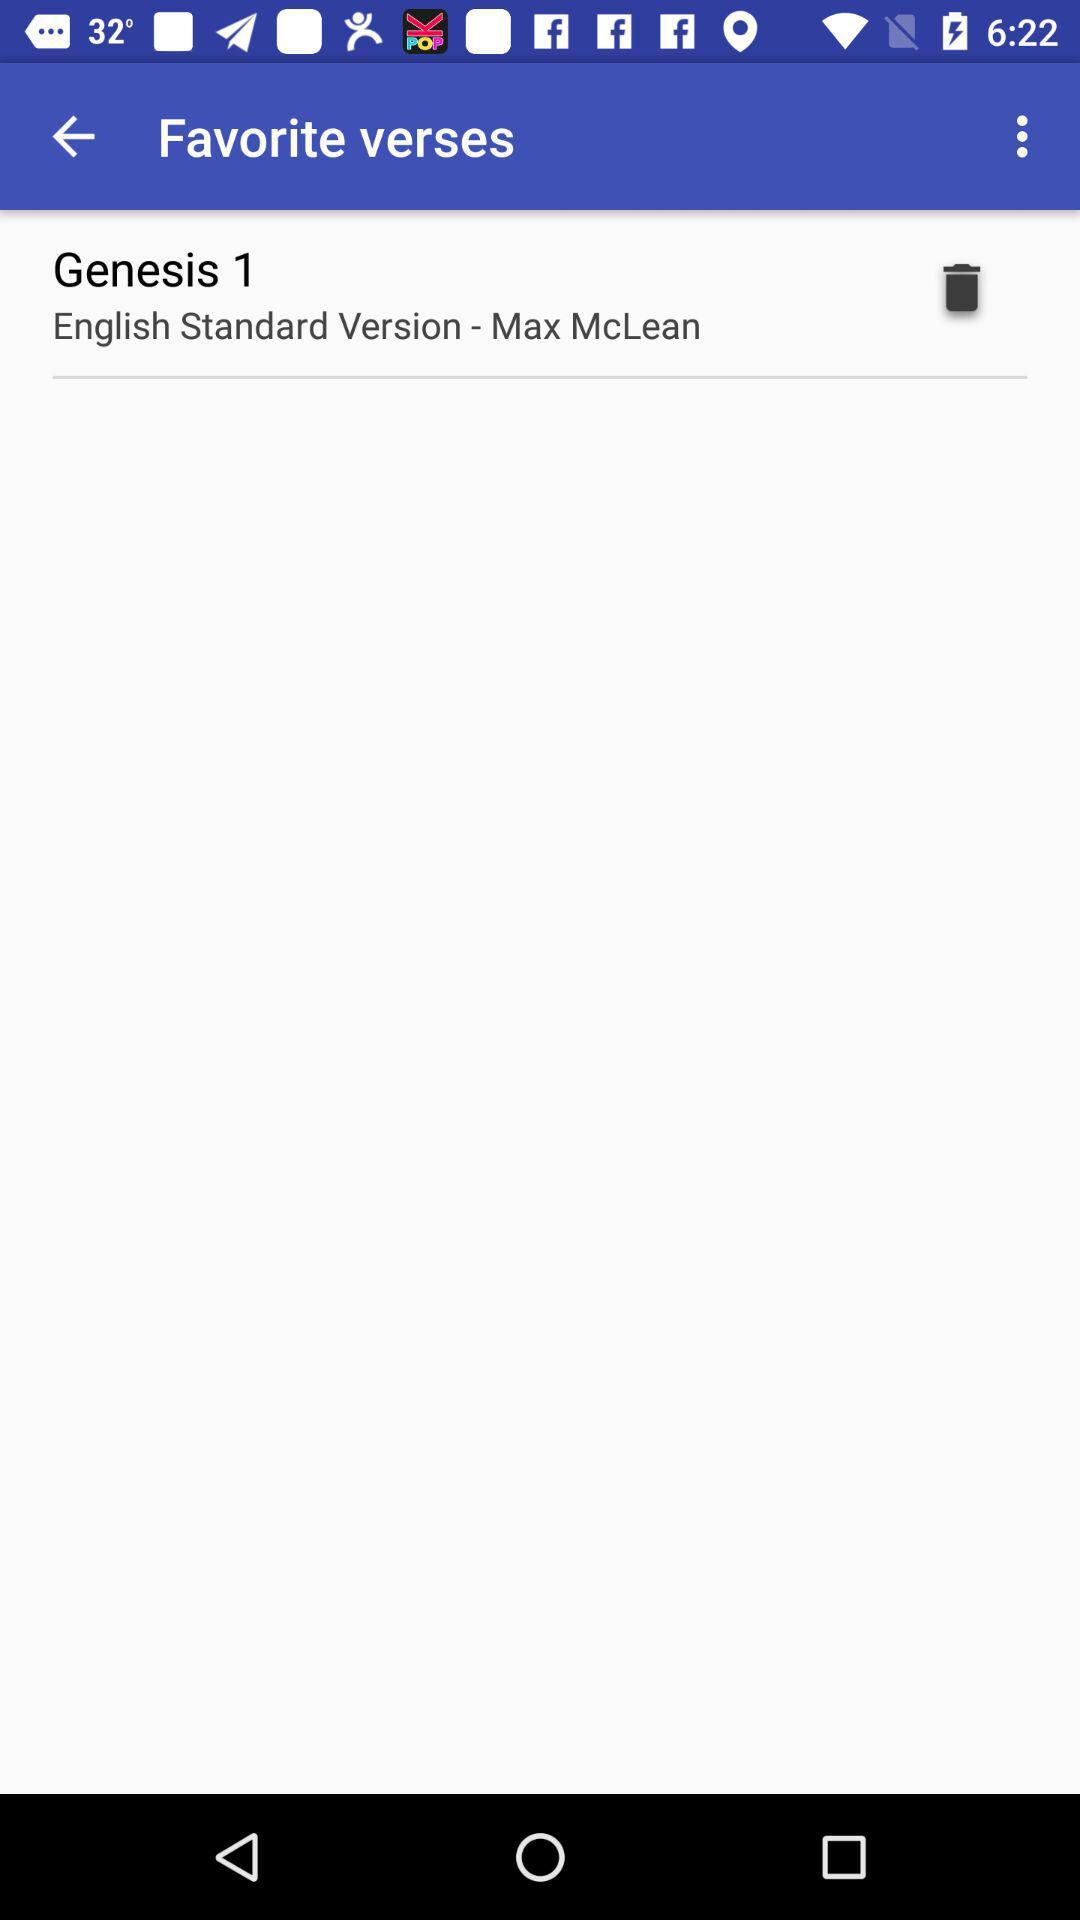 This screenshot has height=1920, width=1080. Describe the element at coordinates (154, 267) in the screenshot. I see `the genesis 1` at that location.